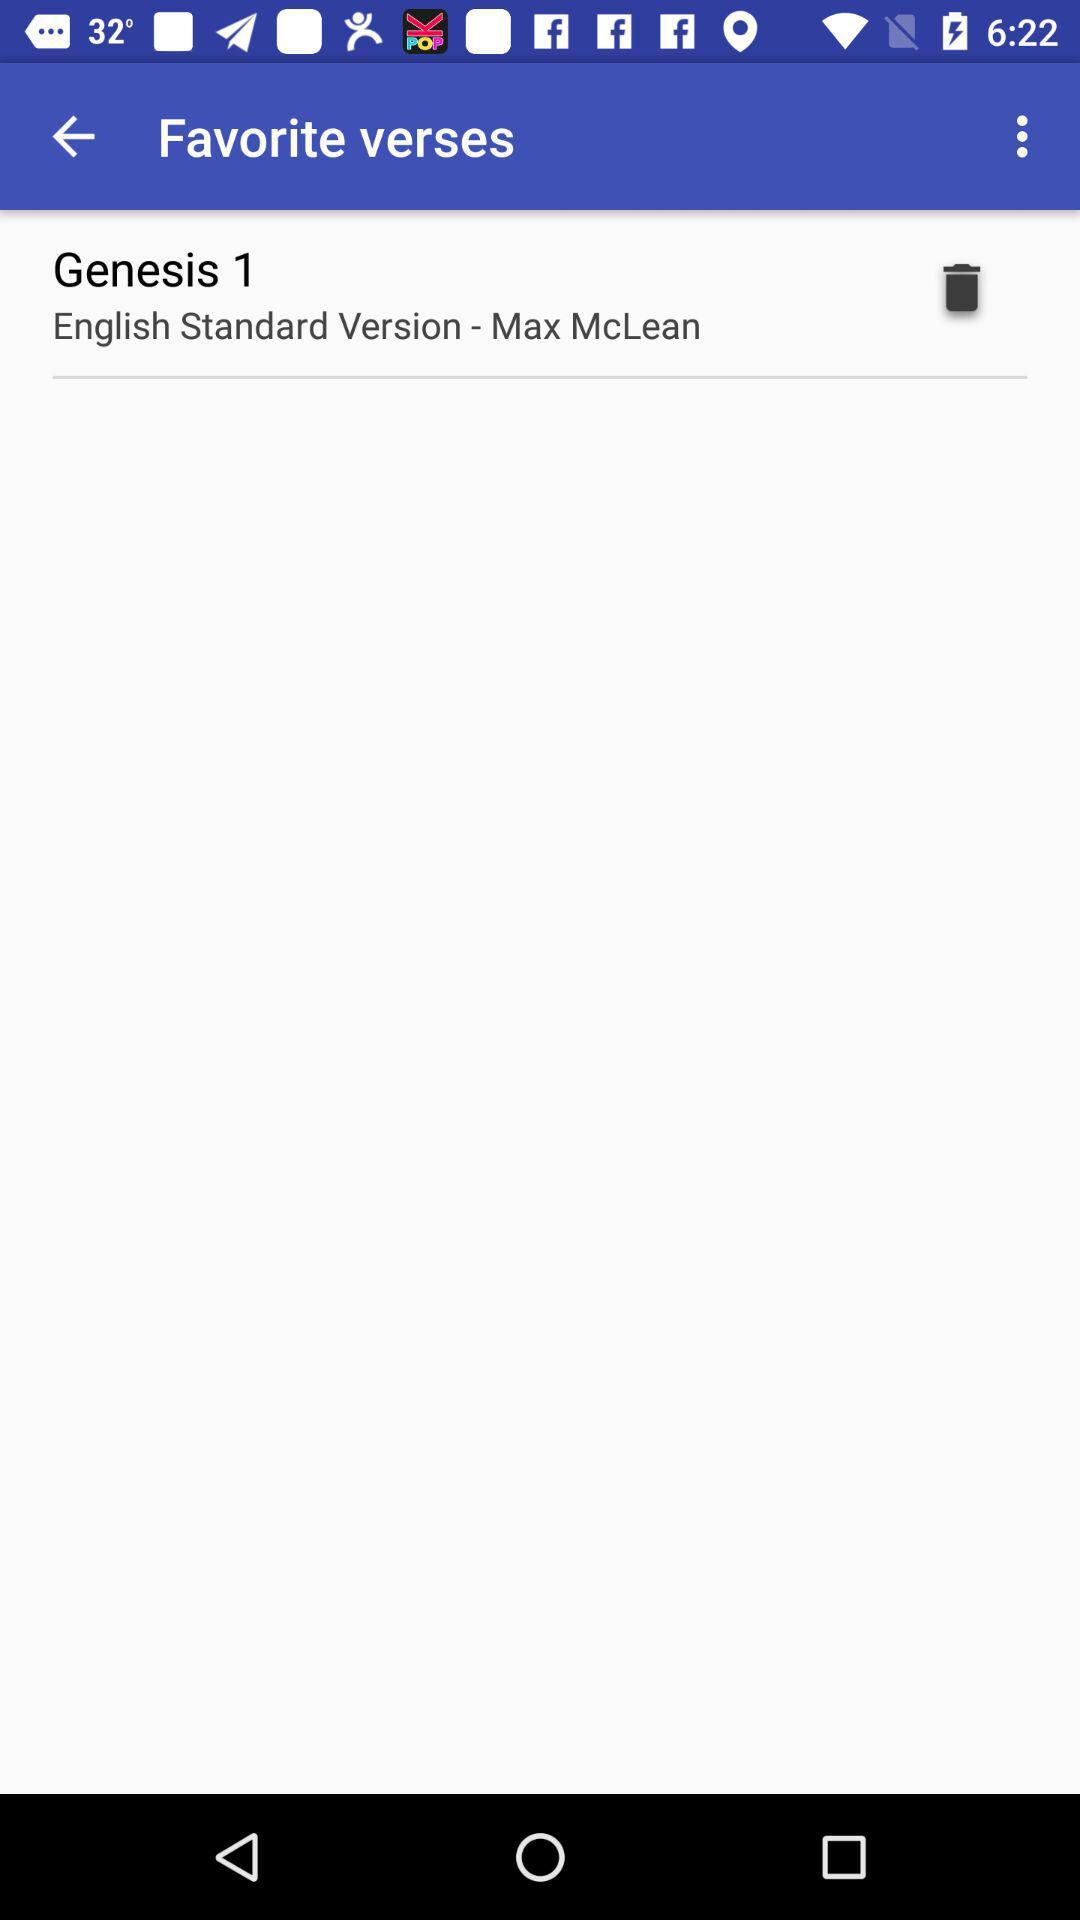 This screenshot has height=1920, width=1080. Describe the element at coordinates (154, 267) in the screenshot. I see `the genesis 1` at that location.